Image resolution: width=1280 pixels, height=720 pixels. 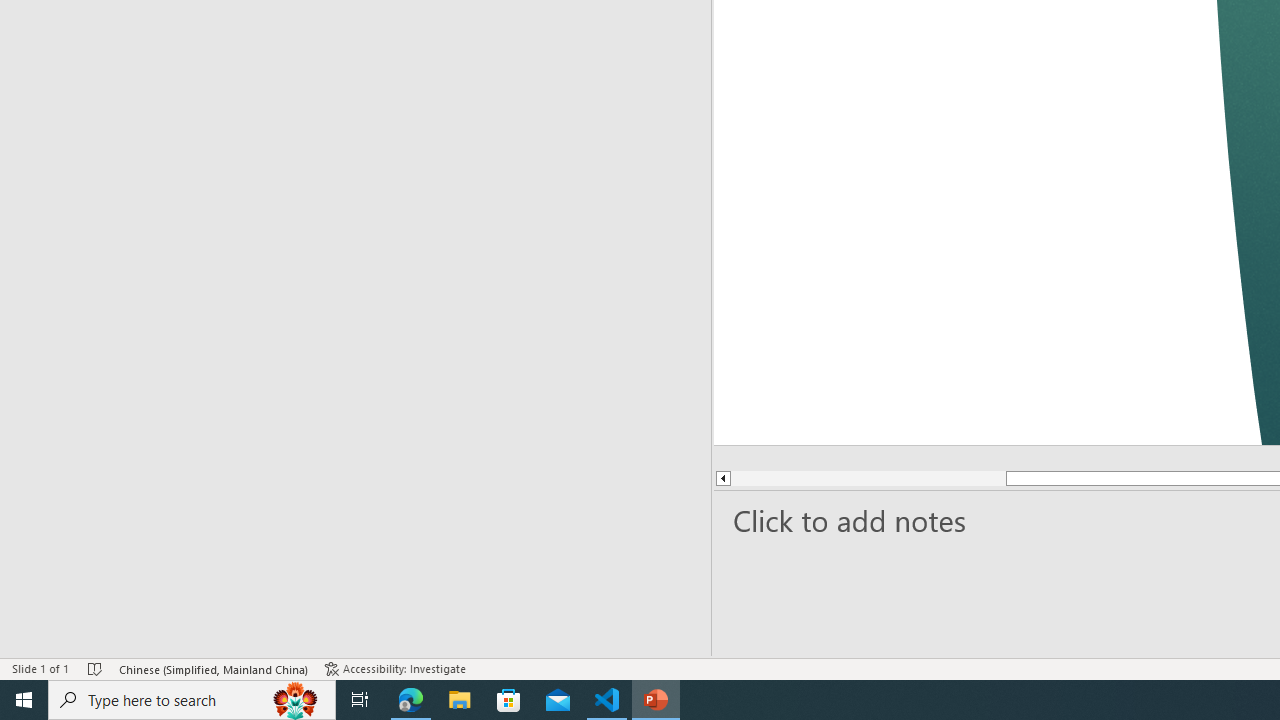 What do you see at coordinates (721, 478) in the screenshot?
I see `'Line up'` at bounding box center [721, 478].